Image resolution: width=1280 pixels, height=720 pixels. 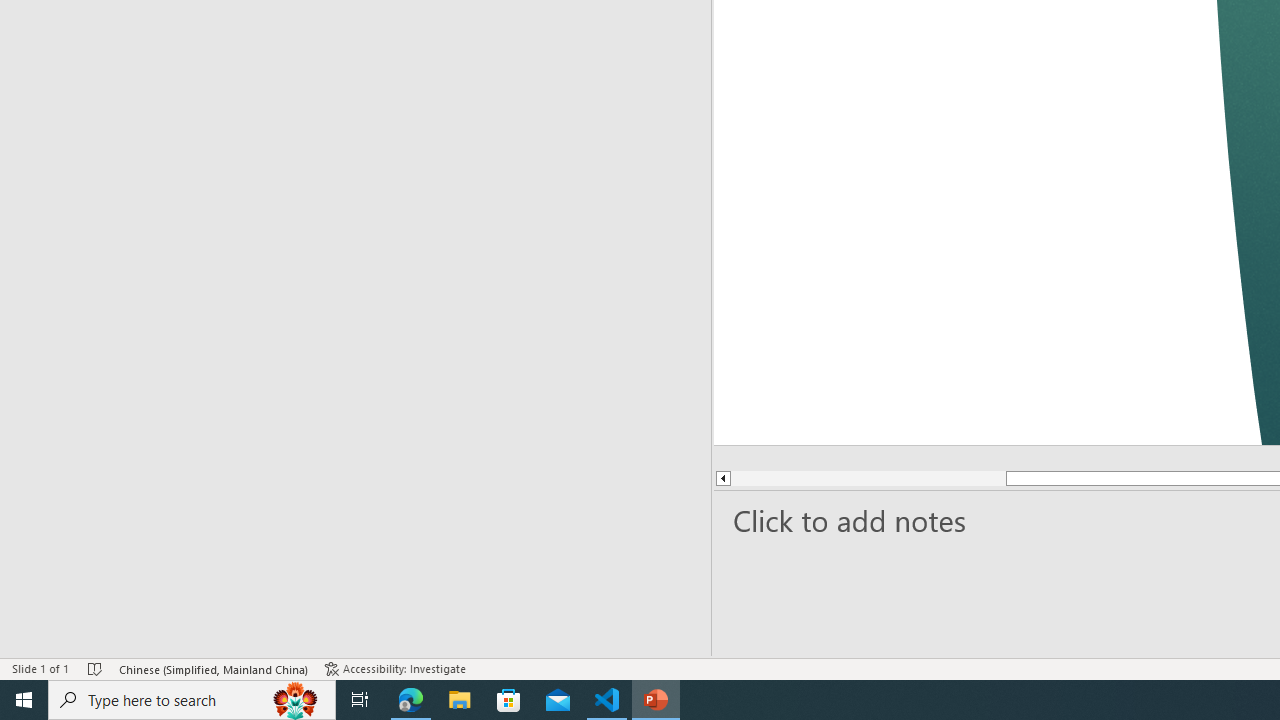 What do you see at coordinates (721, 478) in the screenshot?
I see `'Line up'` at bounding box center [721, 478].